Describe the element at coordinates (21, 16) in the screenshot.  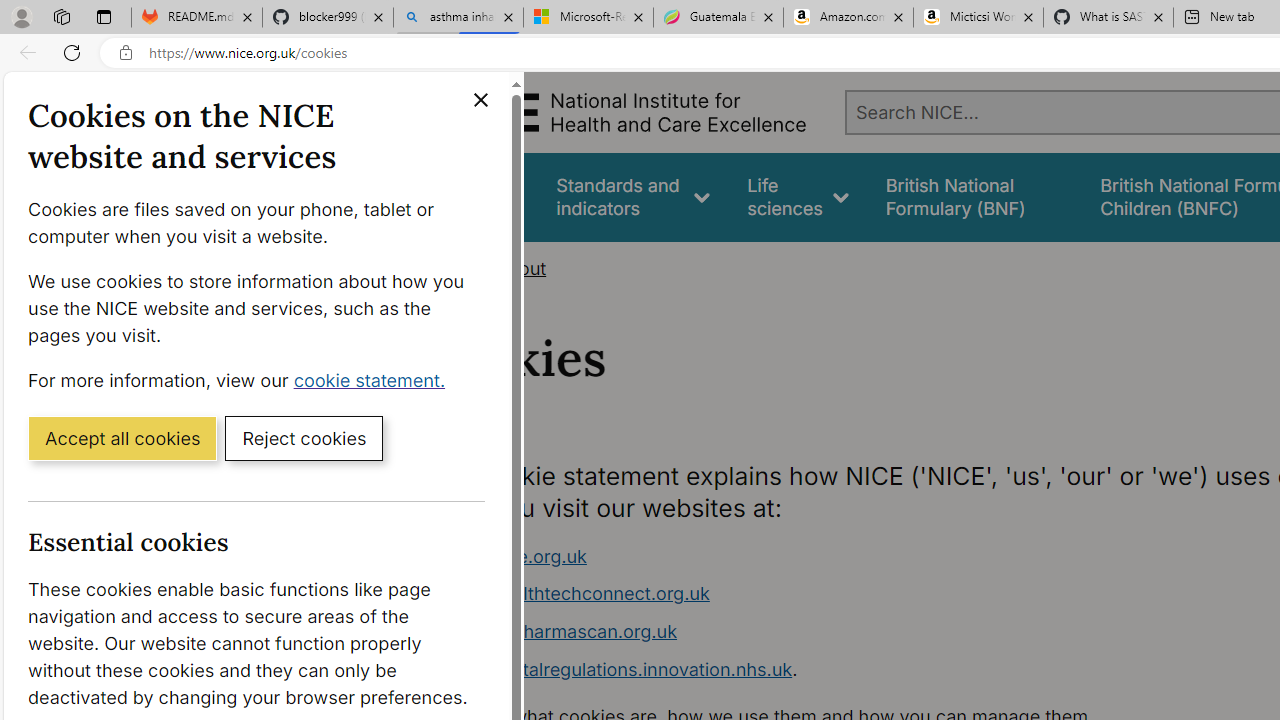
I see `'Personal Profile'` at that location.